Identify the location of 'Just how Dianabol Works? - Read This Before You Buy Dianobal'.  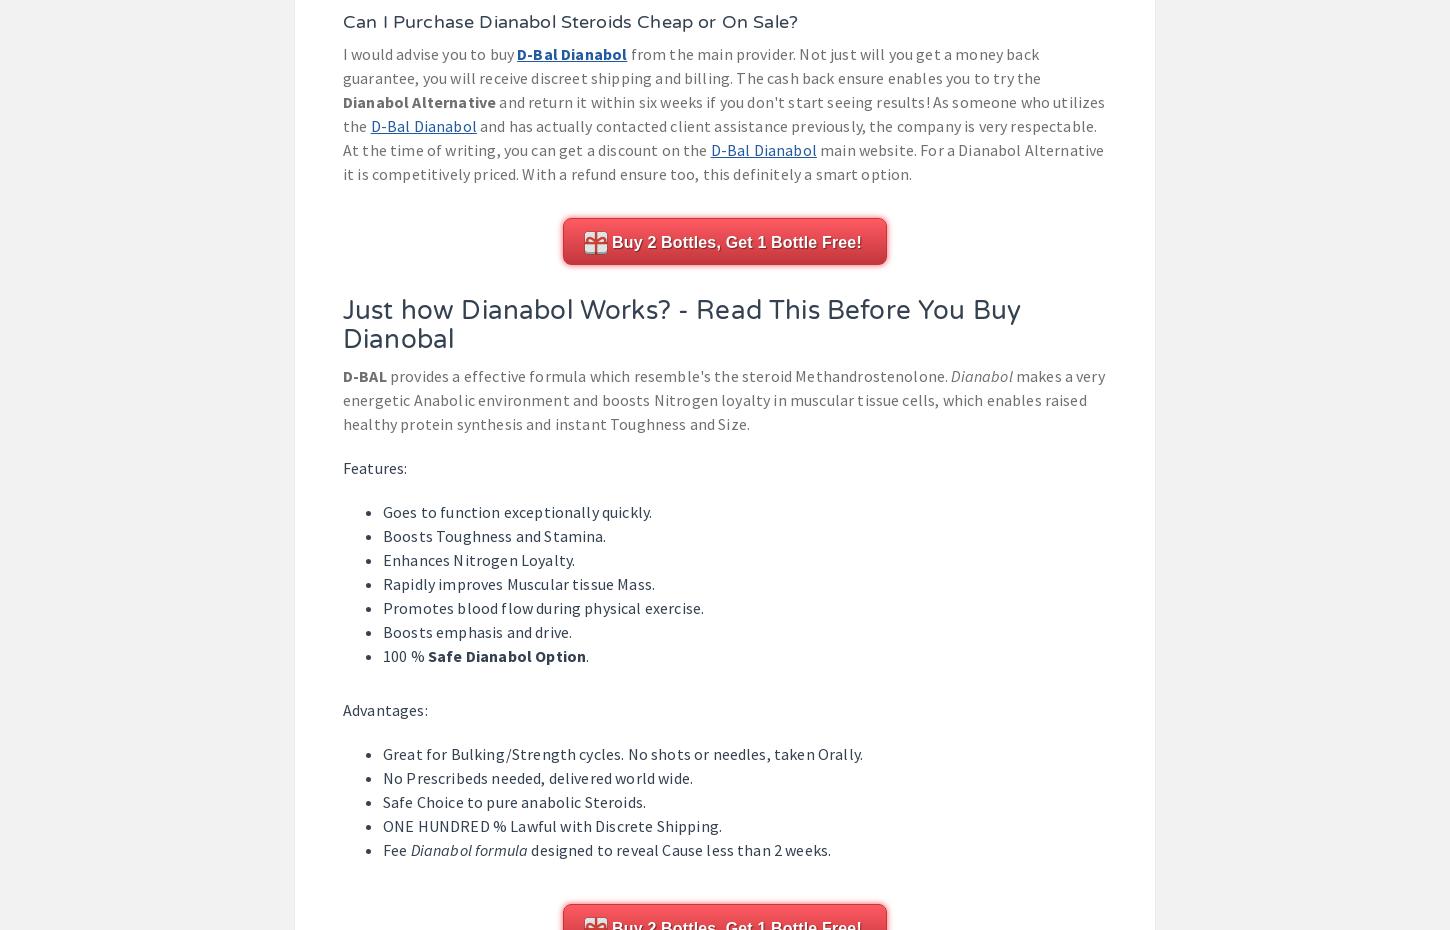
(680, 323).